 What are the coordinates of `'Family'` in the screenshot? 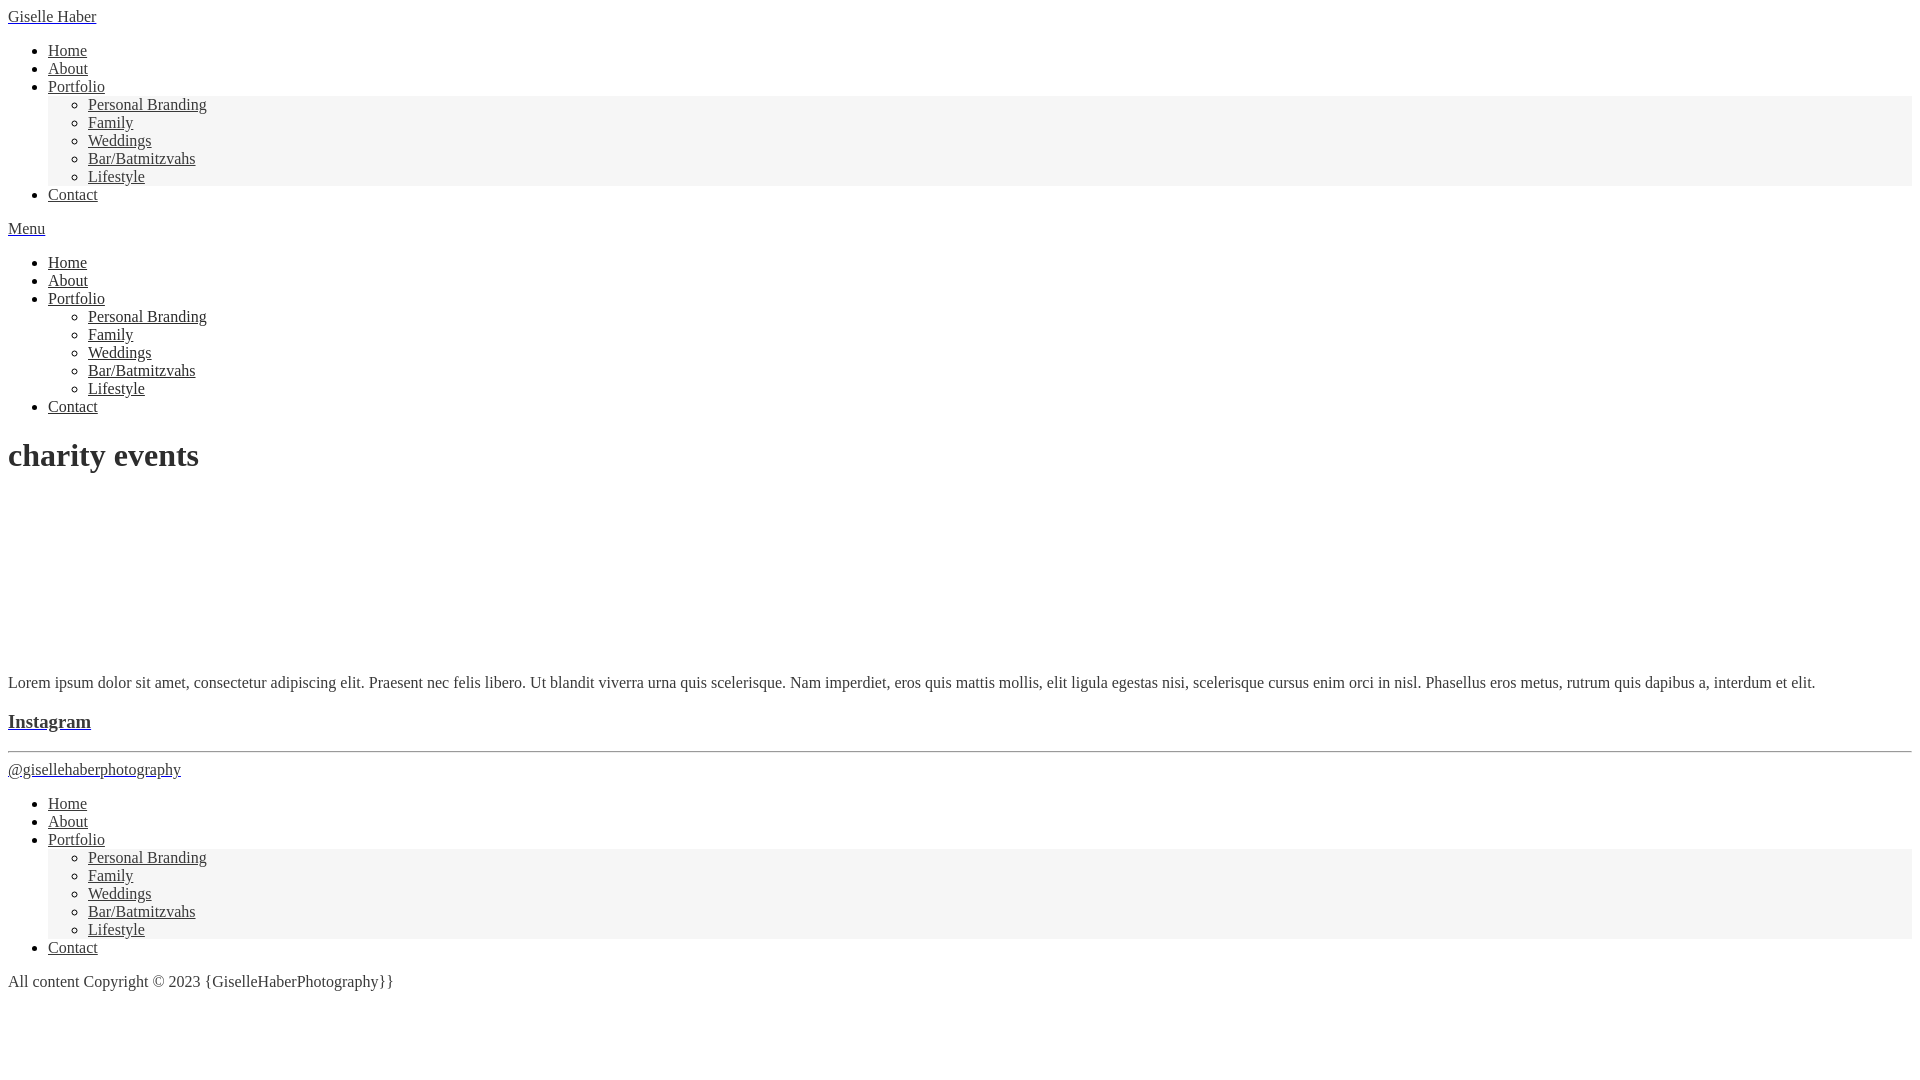 It's located at (109, 333).